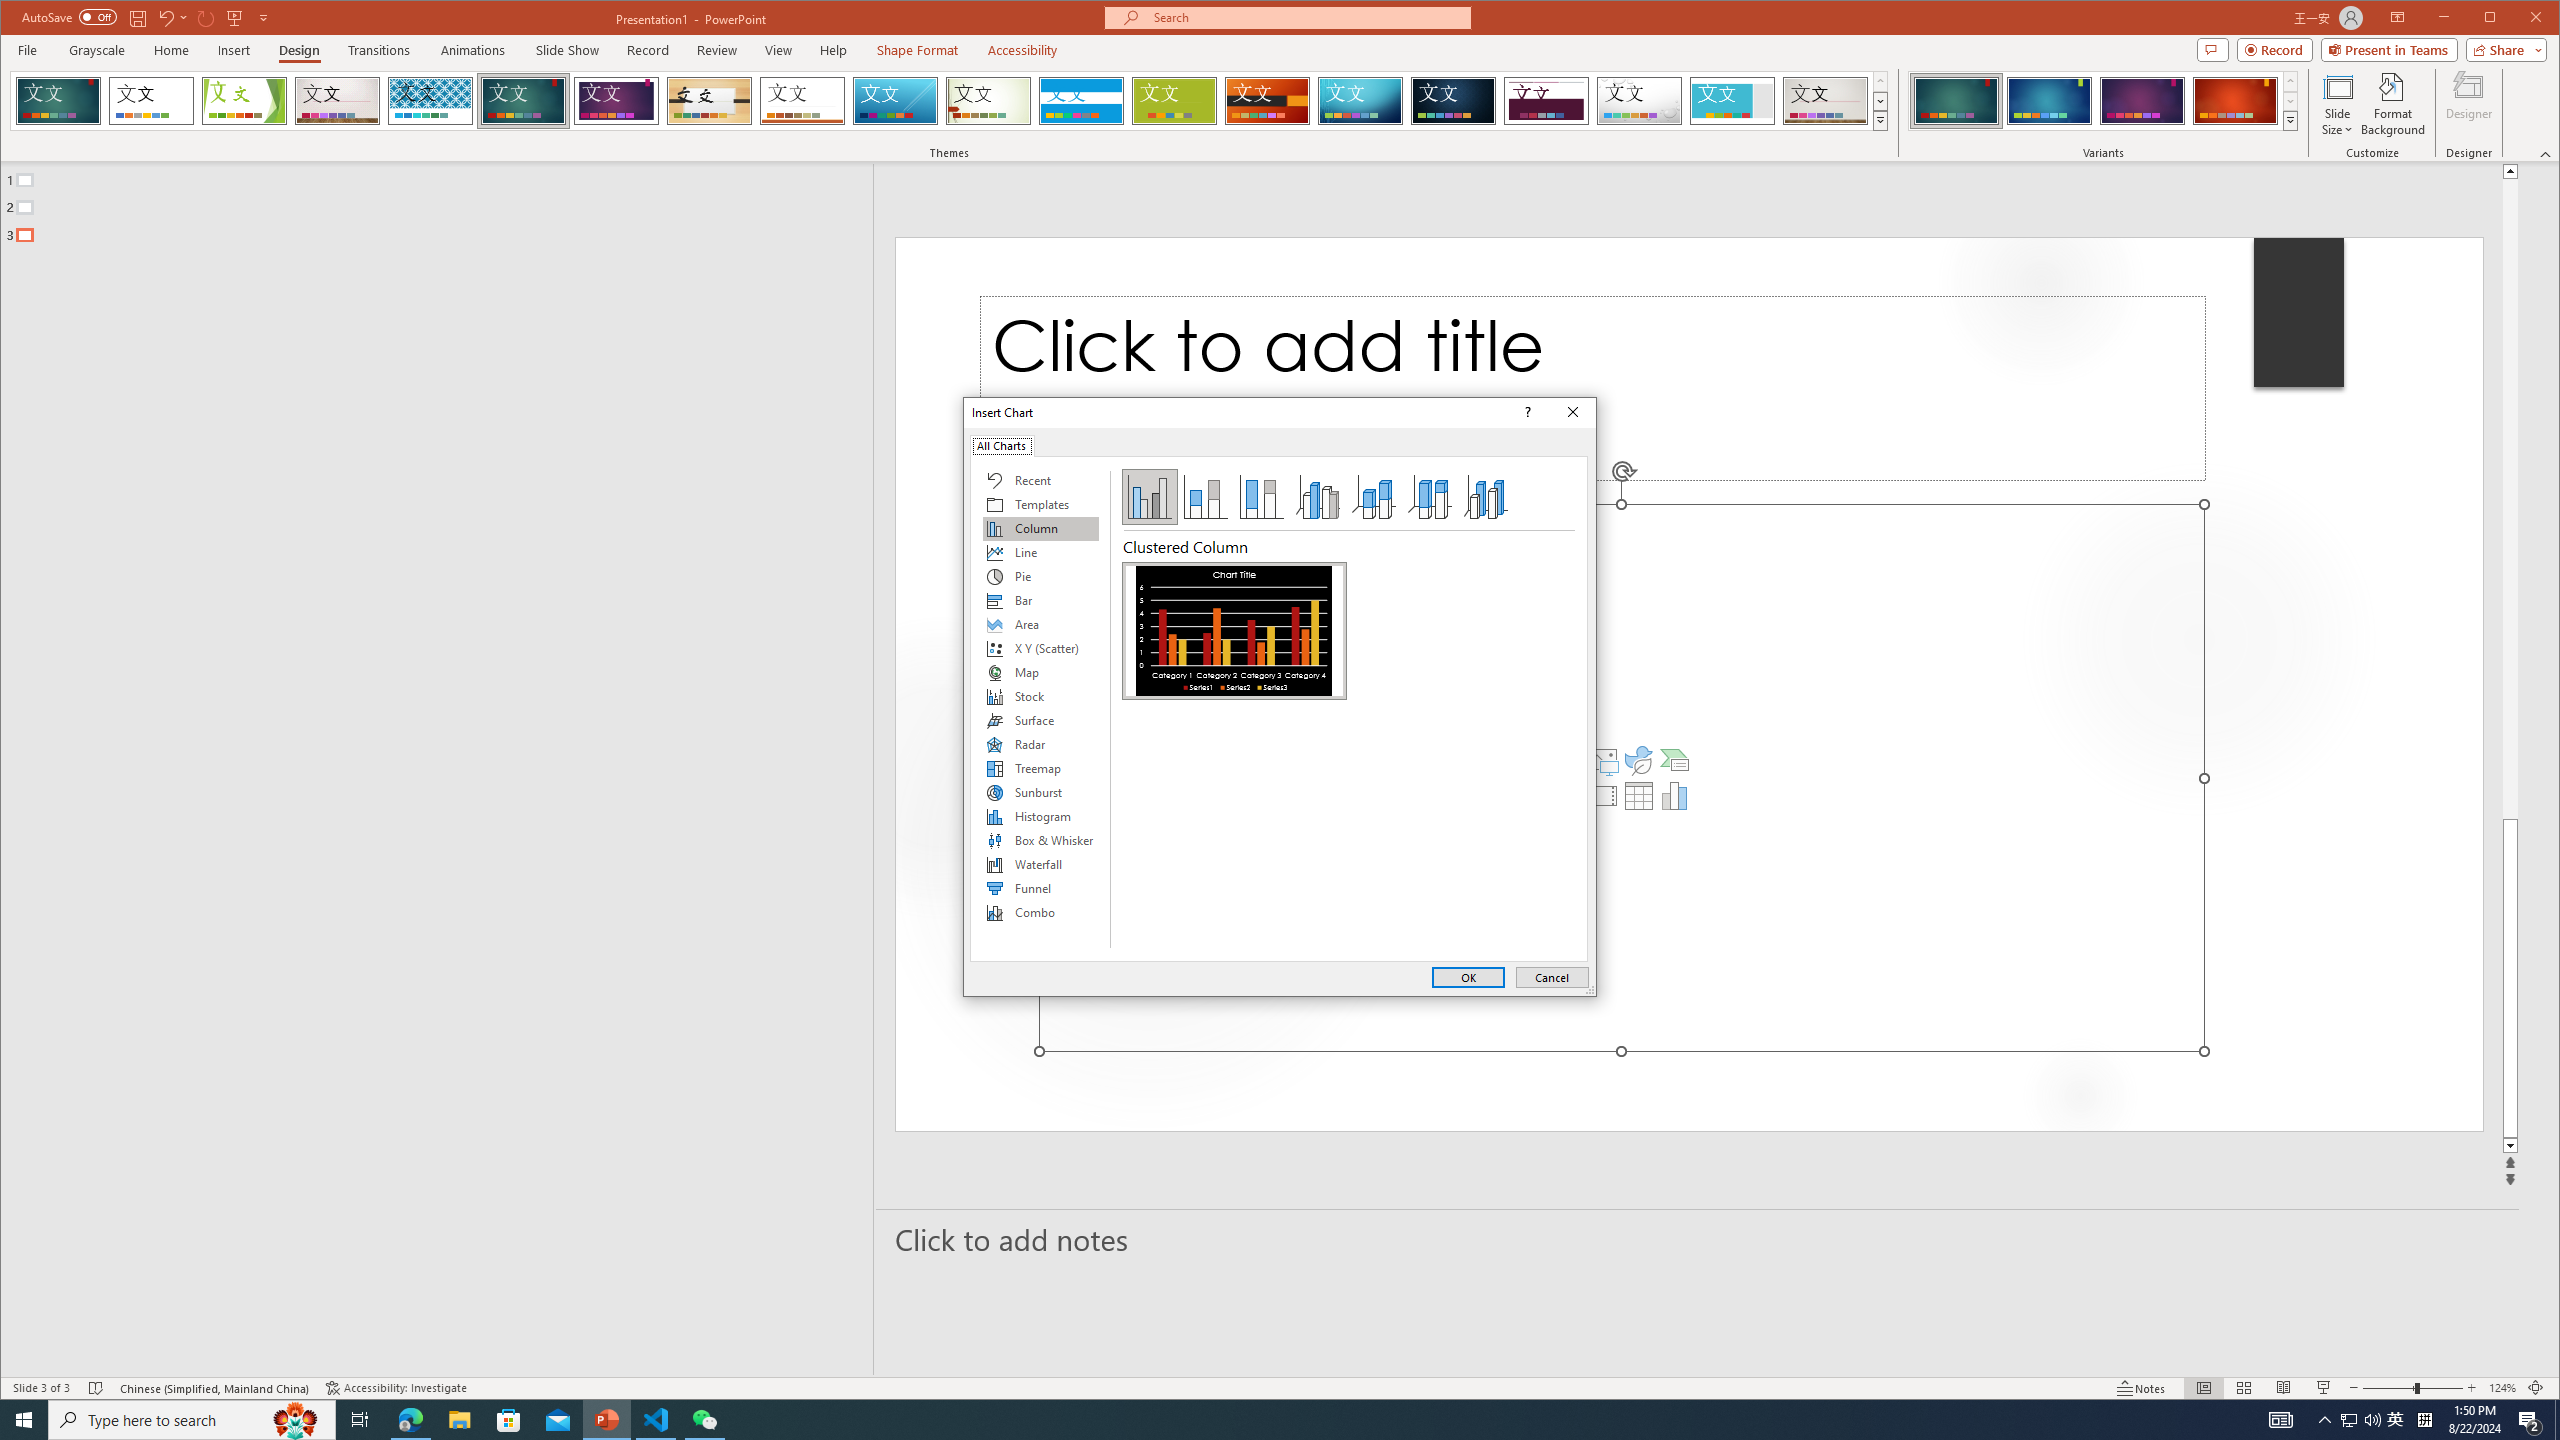 Image resolution: width=2560 pixels, height=1440 pixels. What do you see at coordinates (1373, 497) in the screenshot?
I see `'3-D Stacked Column'` at bounding box center [1373, 497].